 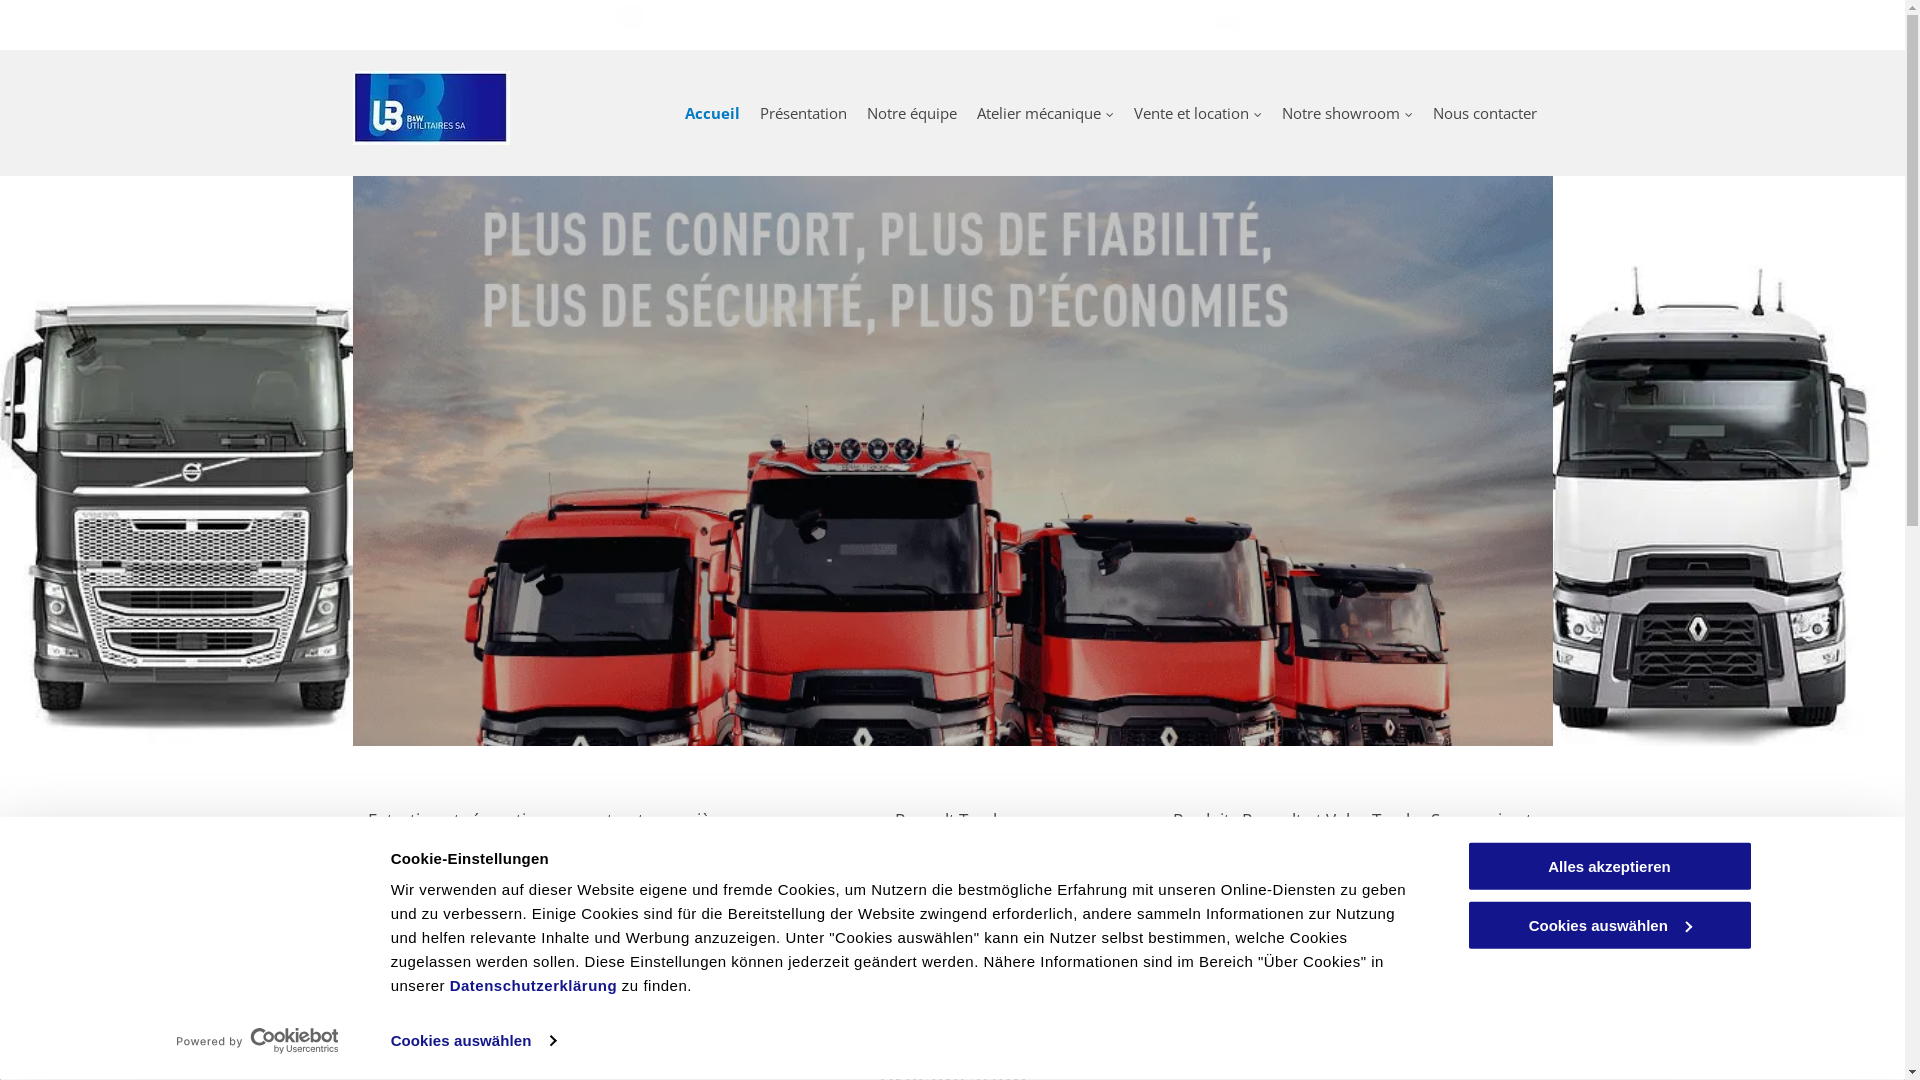 What do you see at coordinates (1608, 865) in the screenshot?
I see `'Alles akzeptieren'` at bounding box center [1608, 865].